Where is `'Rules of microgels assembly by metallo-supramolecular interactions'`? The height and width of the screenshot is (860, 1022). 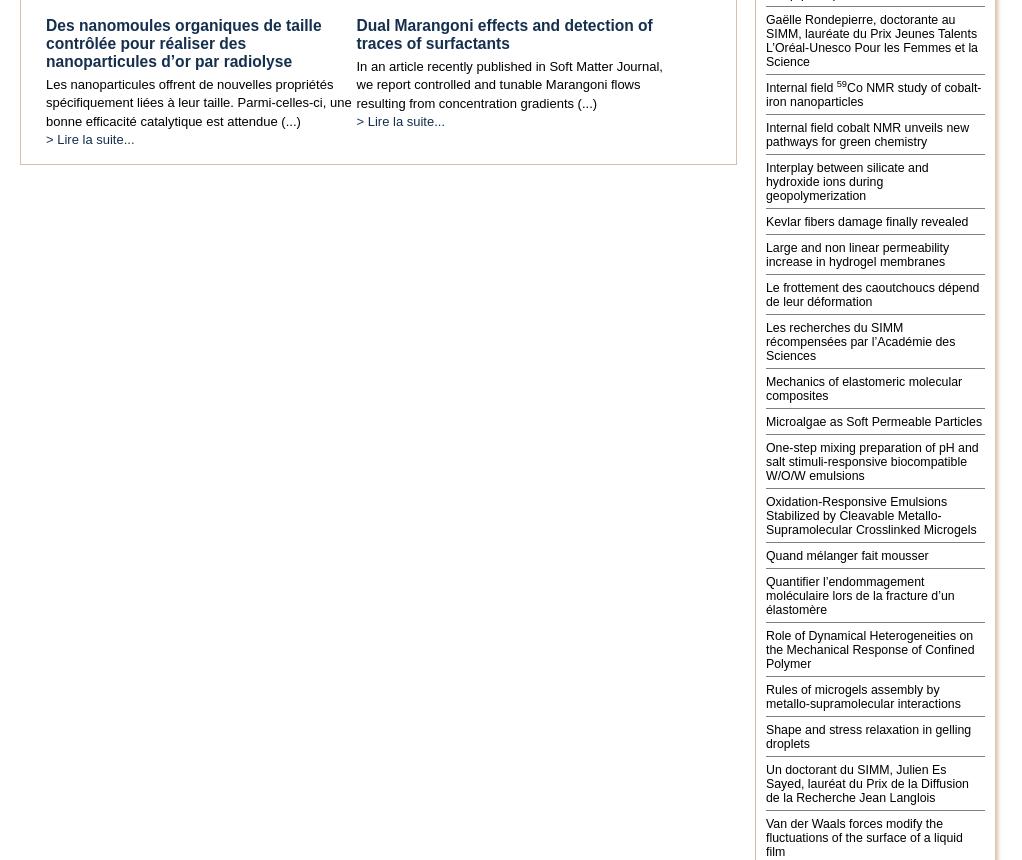
'Rules of microgels assembly by metallo-supramolecular interactions' is located at coordinates (764, 695).